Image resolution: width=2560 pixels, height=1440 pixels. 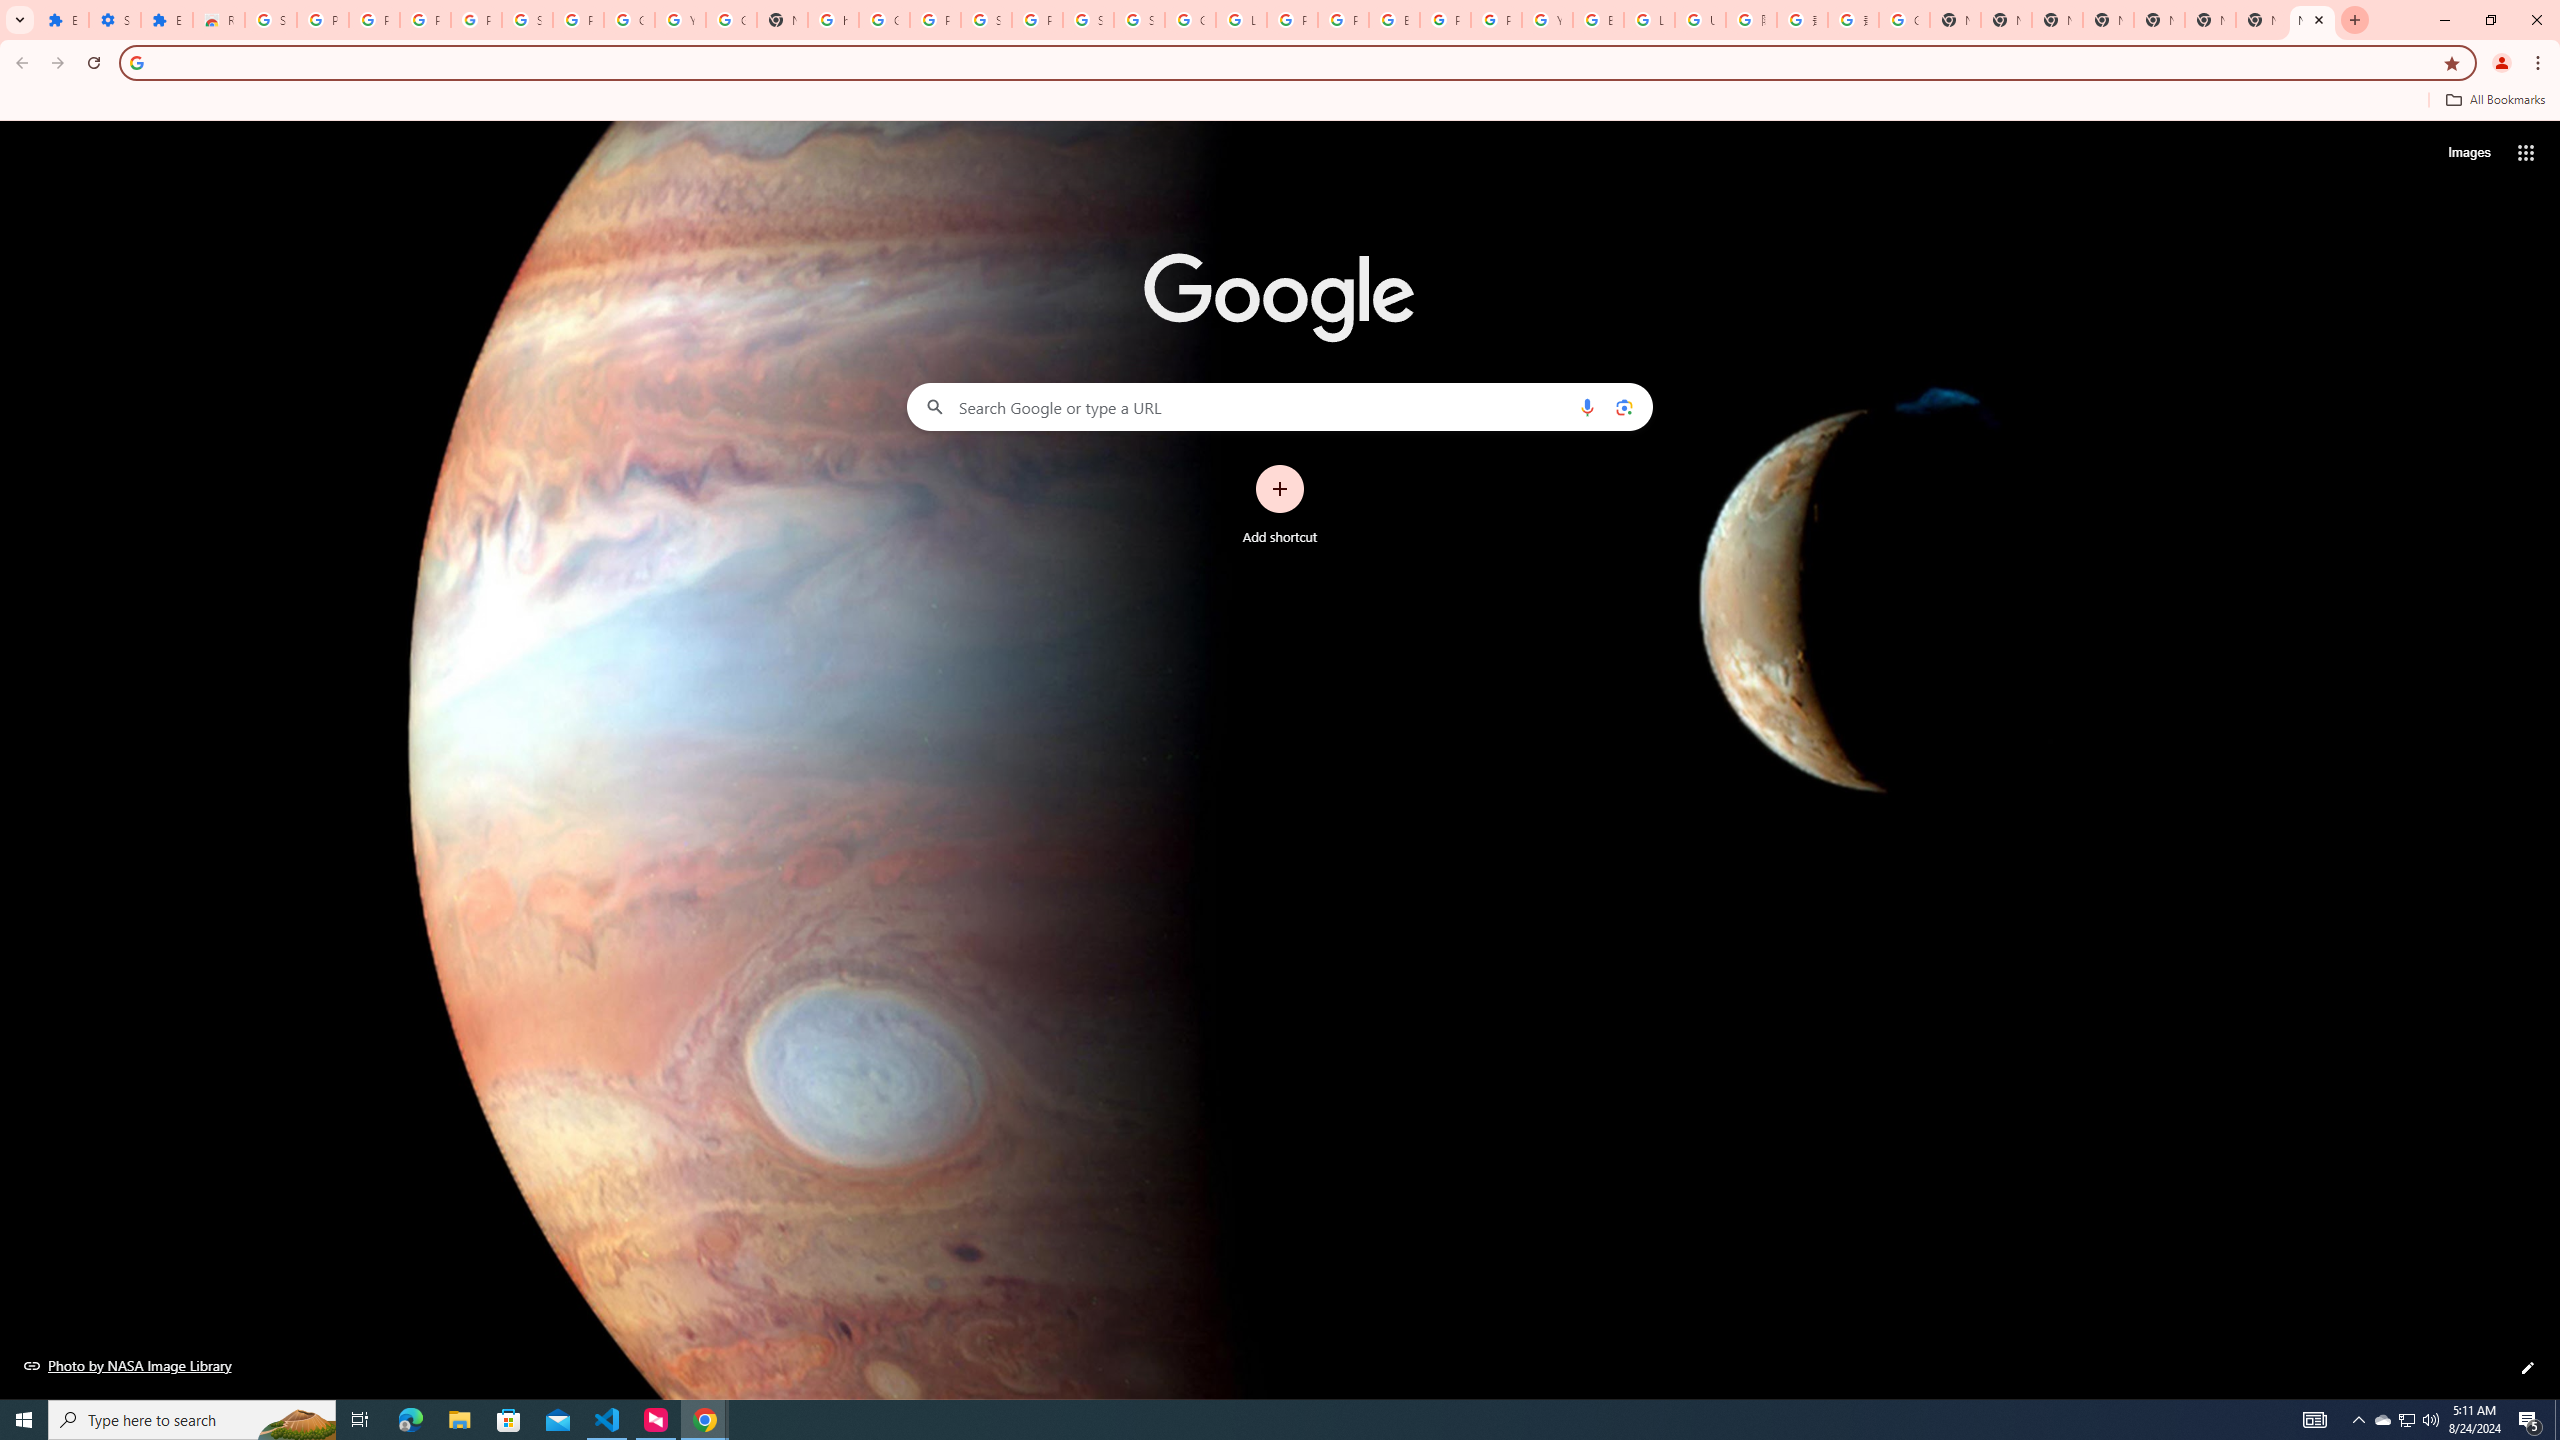 I want to click on 'New Tab', so click(x=2209, y=19).